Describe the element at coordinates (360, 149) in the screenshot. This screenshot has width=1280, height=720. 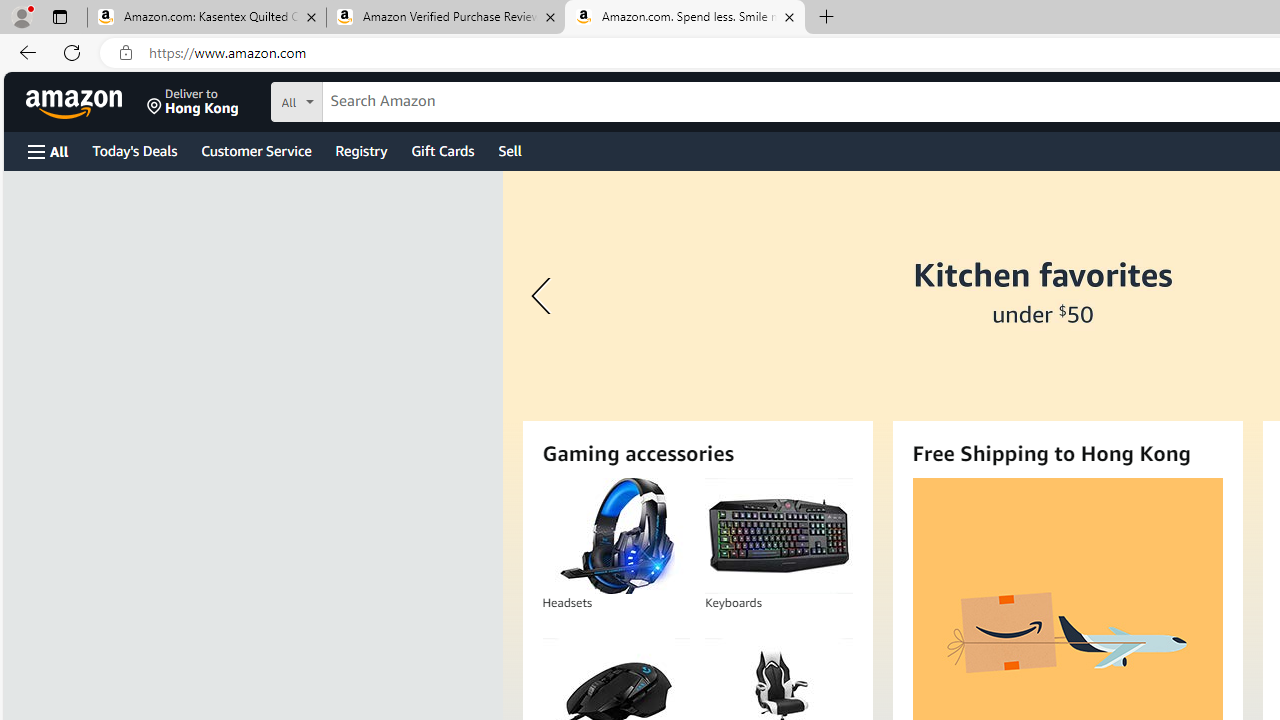
I see `'Registry'` at that location.